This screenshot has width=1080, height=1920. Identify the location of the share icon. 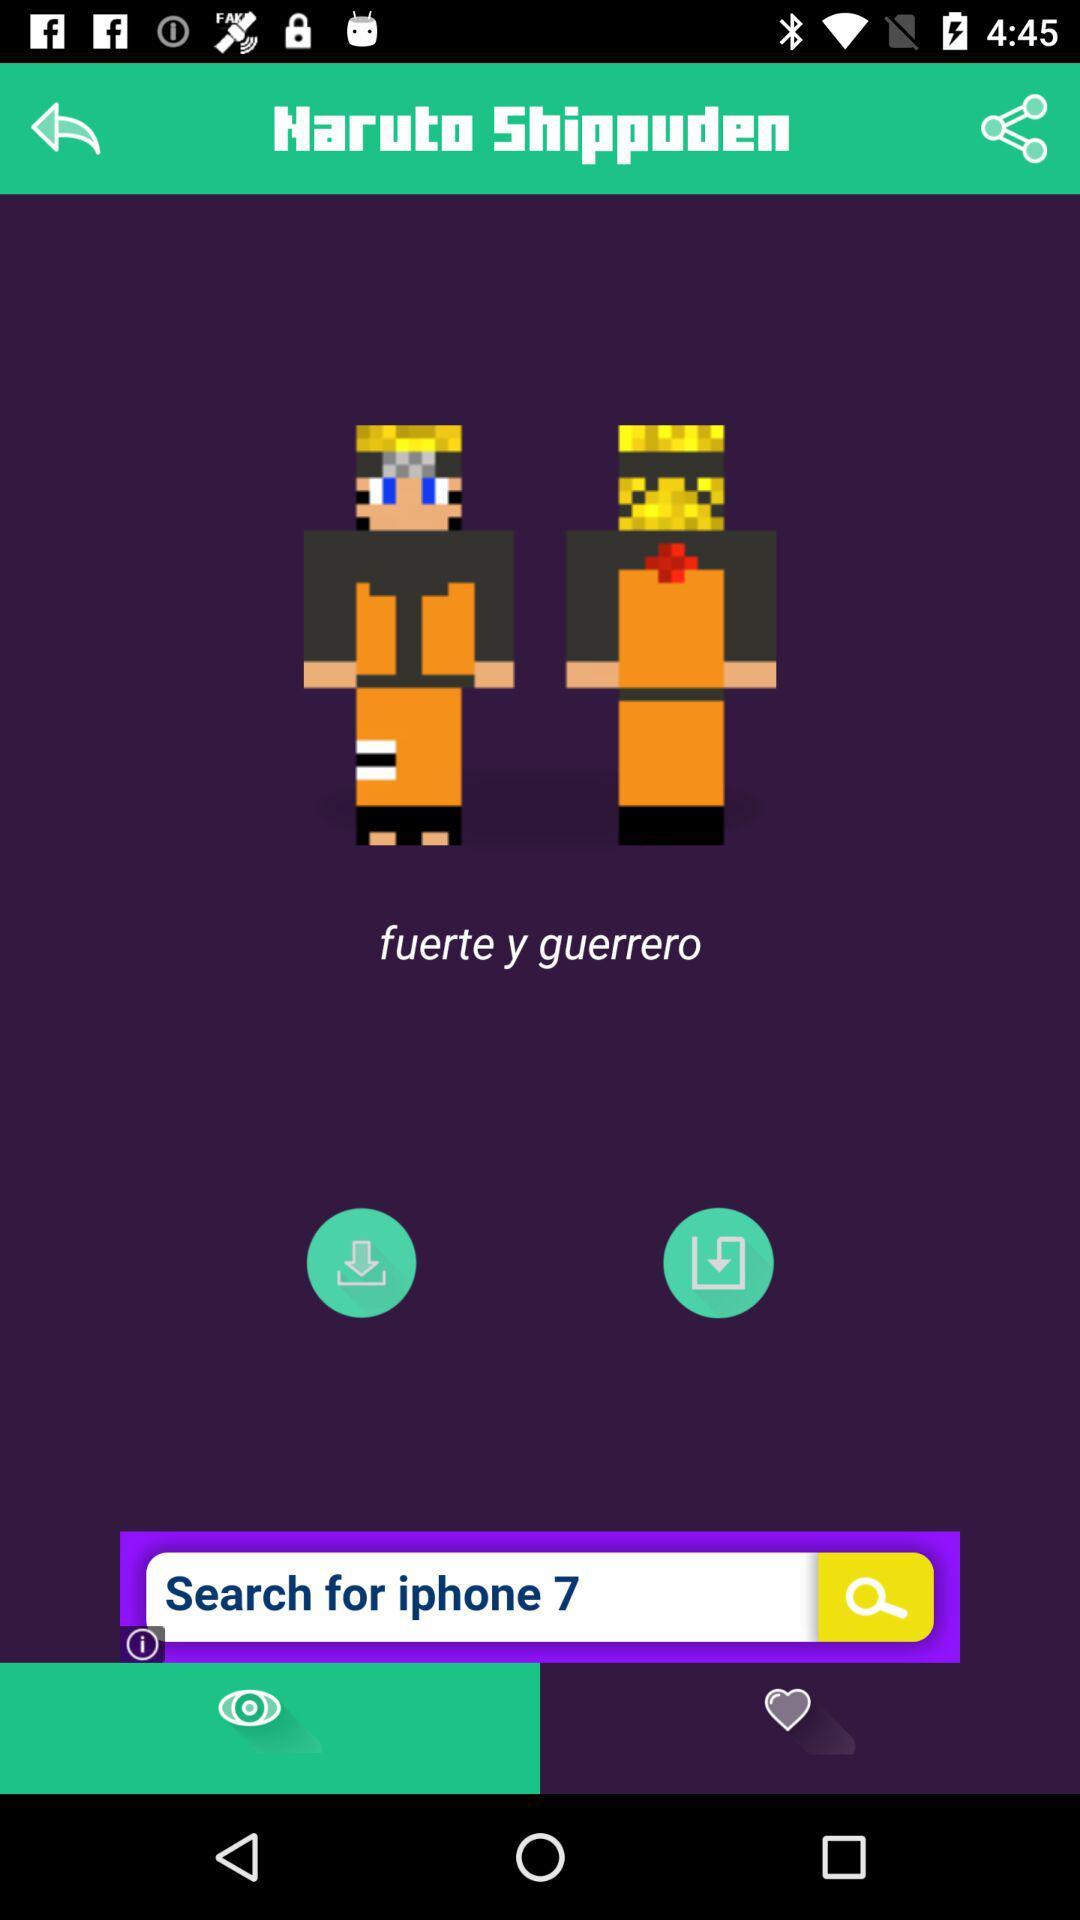
(1014, 127).